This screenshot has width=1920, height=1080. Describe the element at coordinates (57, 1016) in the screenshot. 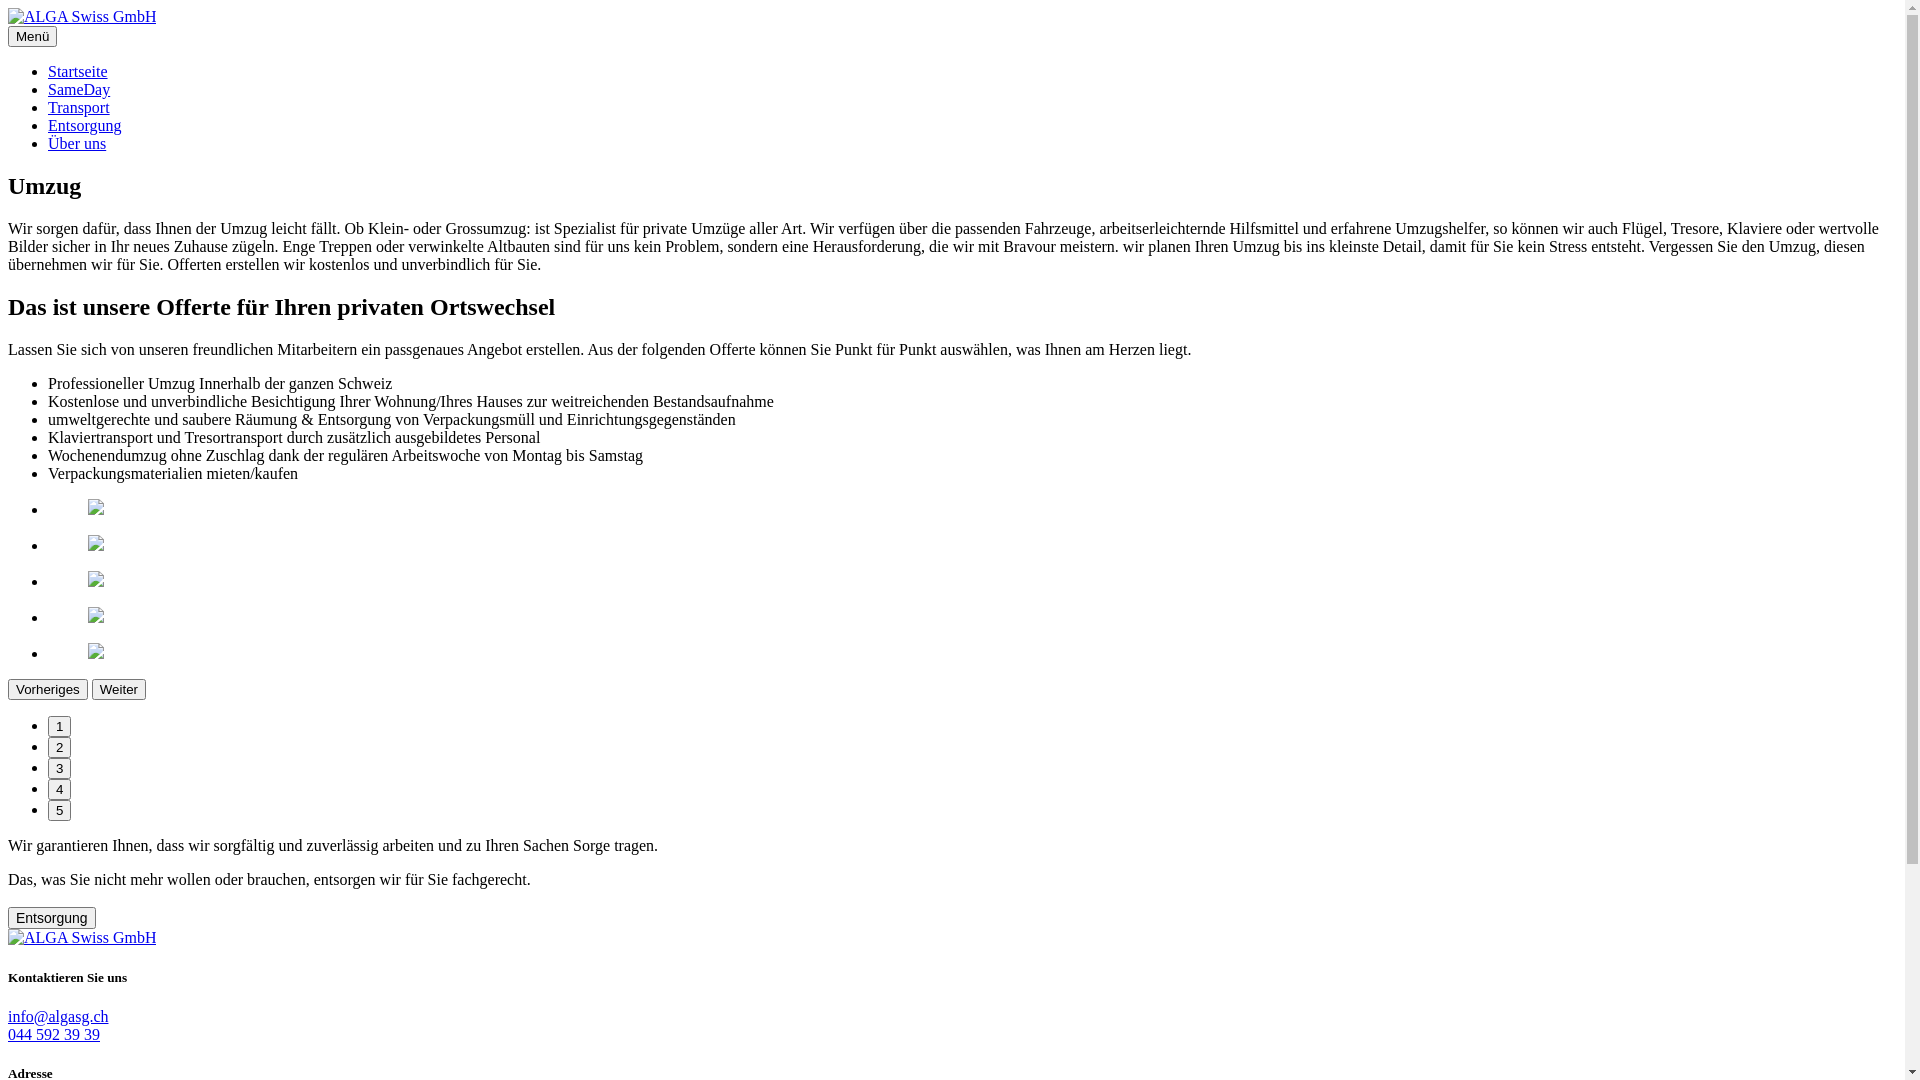

I see `'info@algasg.ch'` at that location.